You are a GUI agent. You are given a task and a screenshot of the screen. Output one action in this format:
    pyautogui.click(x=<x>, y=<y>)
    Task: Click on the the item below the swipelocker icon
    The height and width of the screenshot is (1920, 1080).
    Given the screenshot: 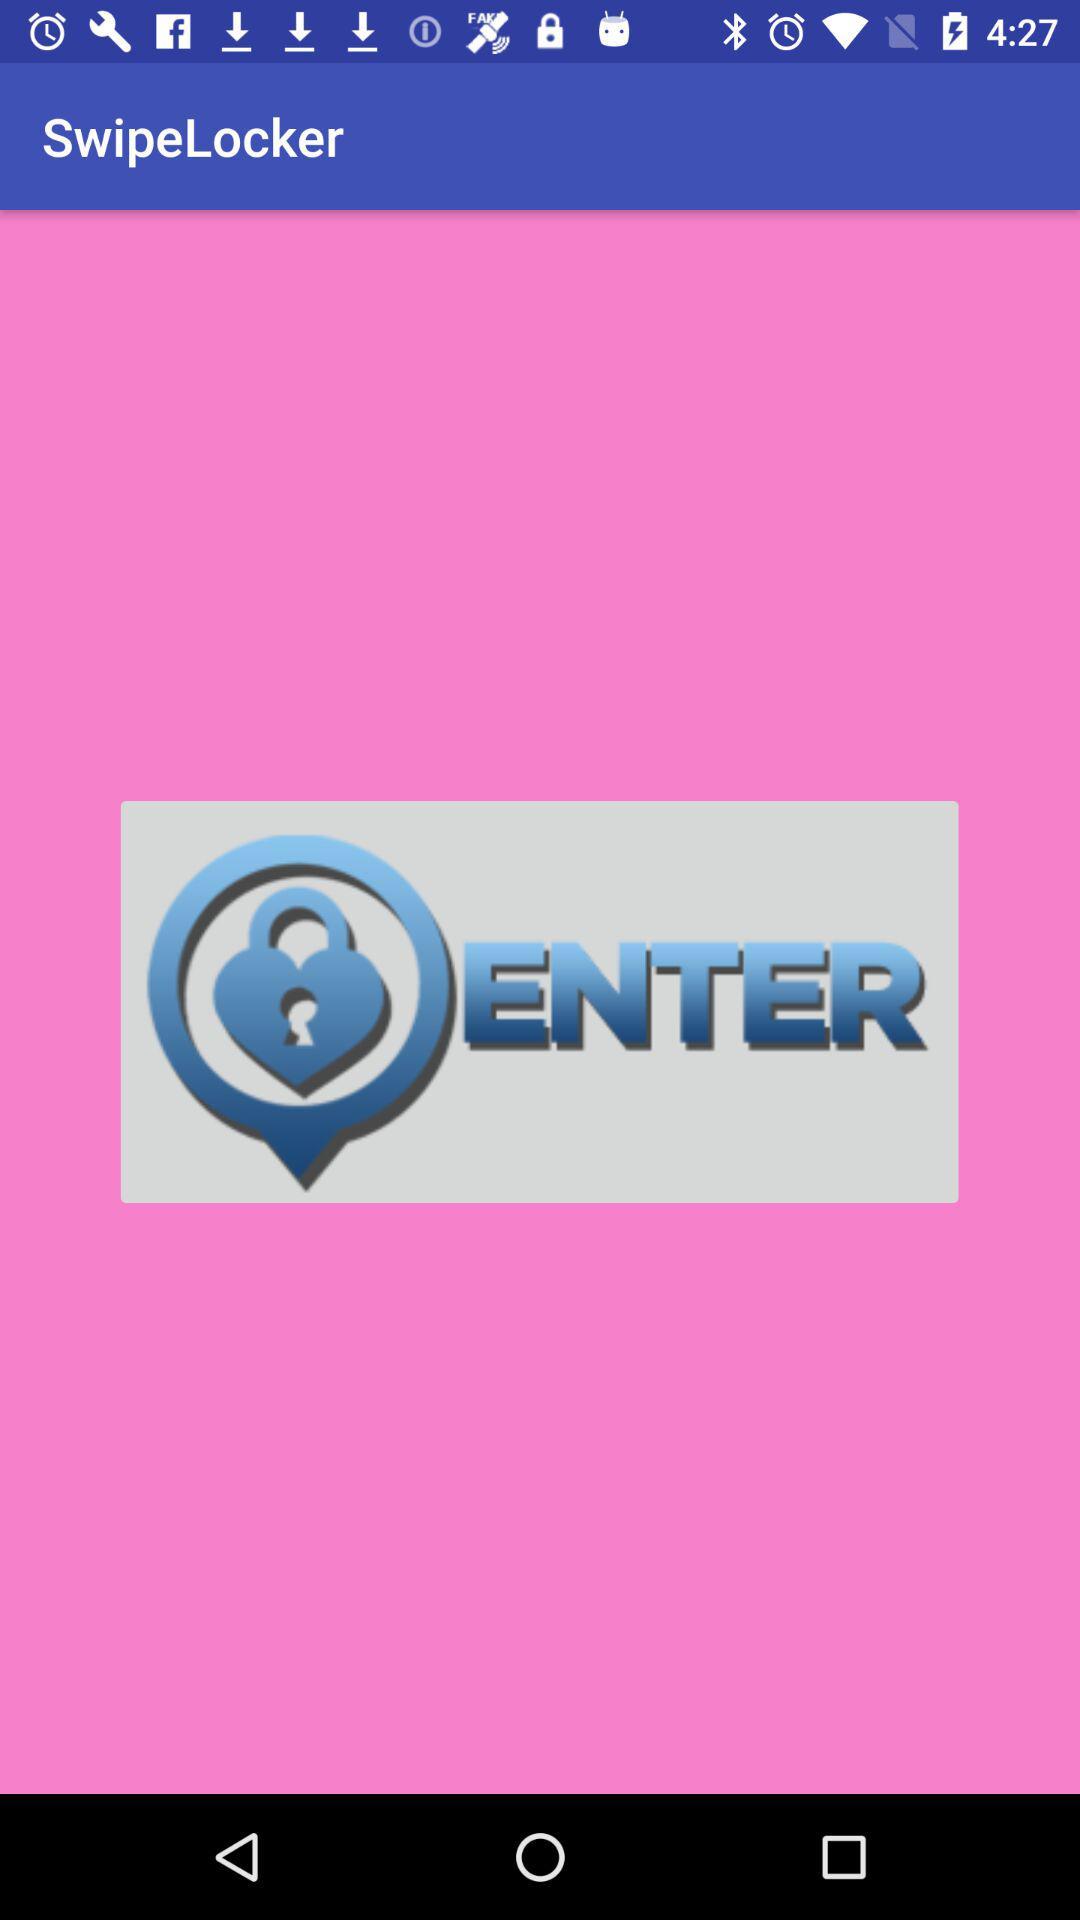 What is the action you would take?
    pyautogui.click(x=538, y=1002)
    